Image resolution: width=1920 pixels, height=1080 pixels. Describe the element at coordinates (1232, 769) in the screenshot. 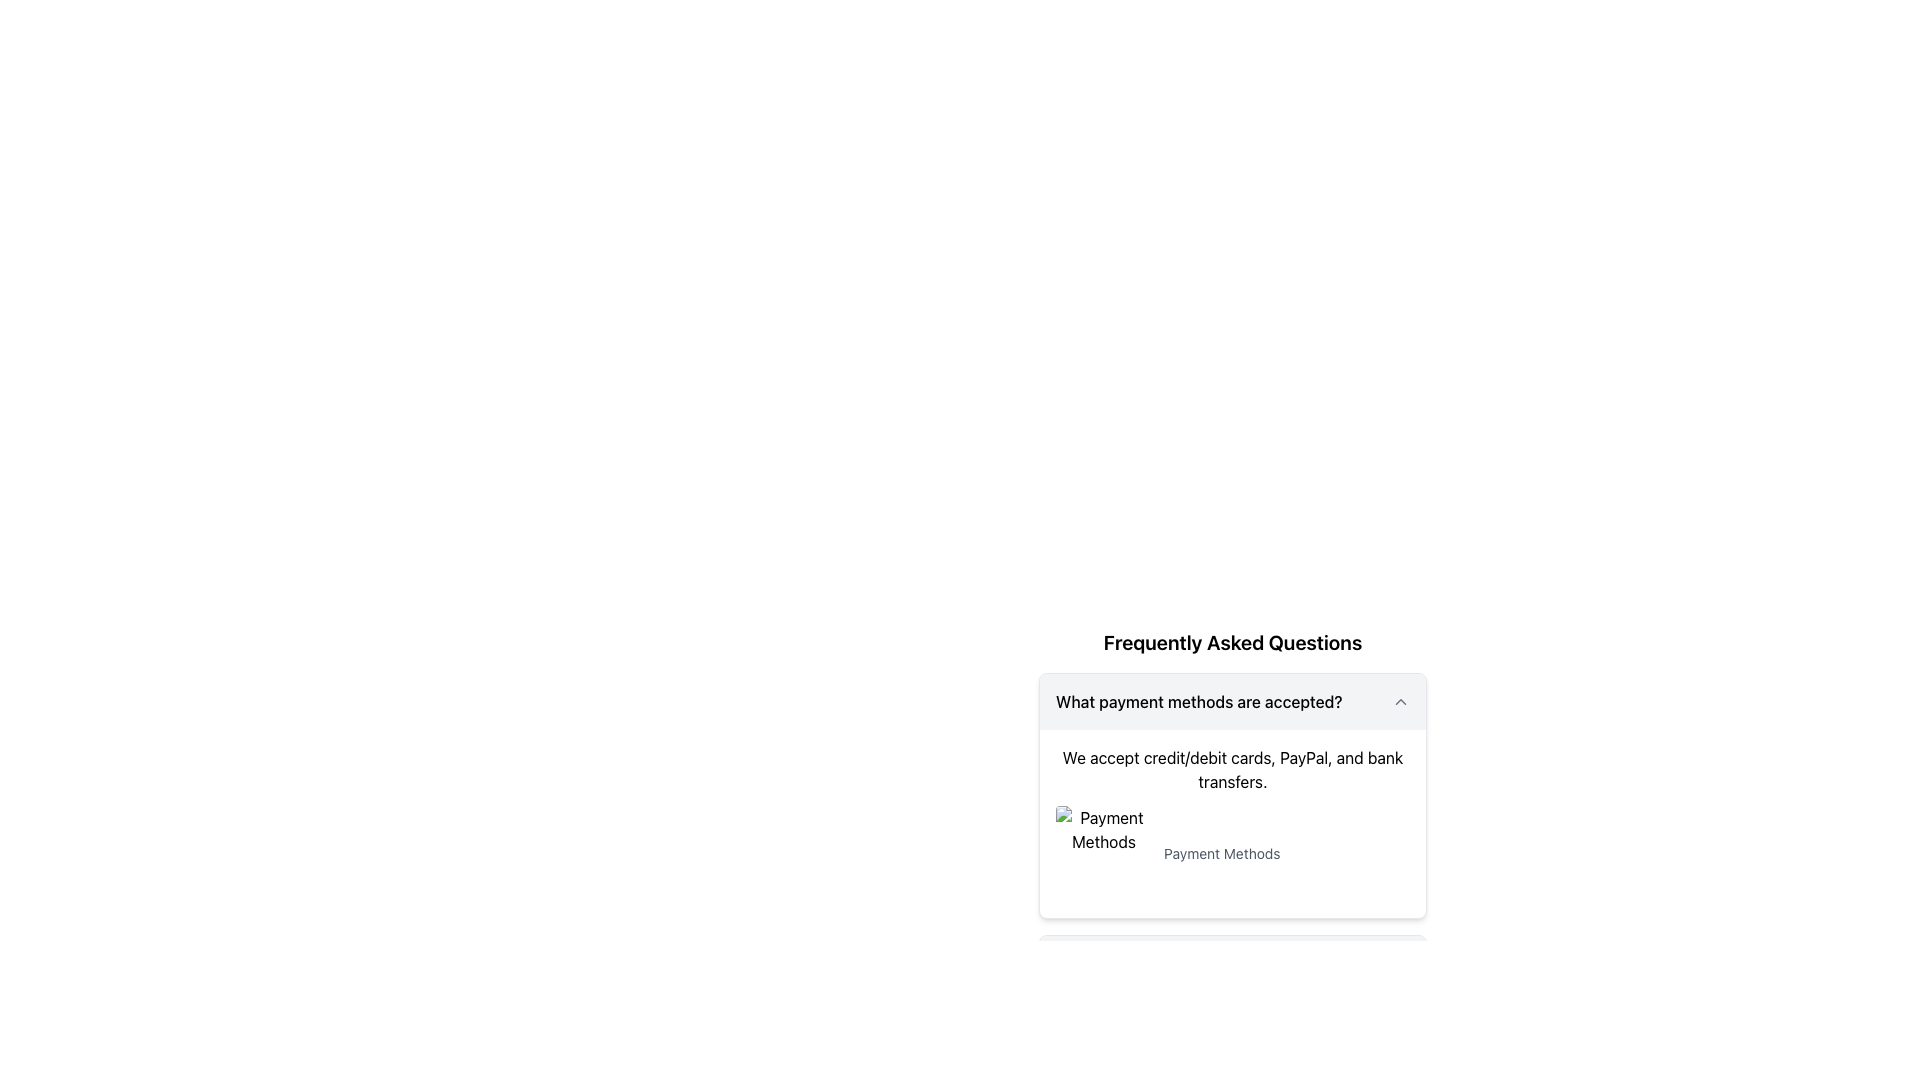

I see `the text element displaying the message 'We accept credit/debit cards, PayPal, and bank transfers.' which is located below the section header 'What payment methods are accepted?'` at that location.